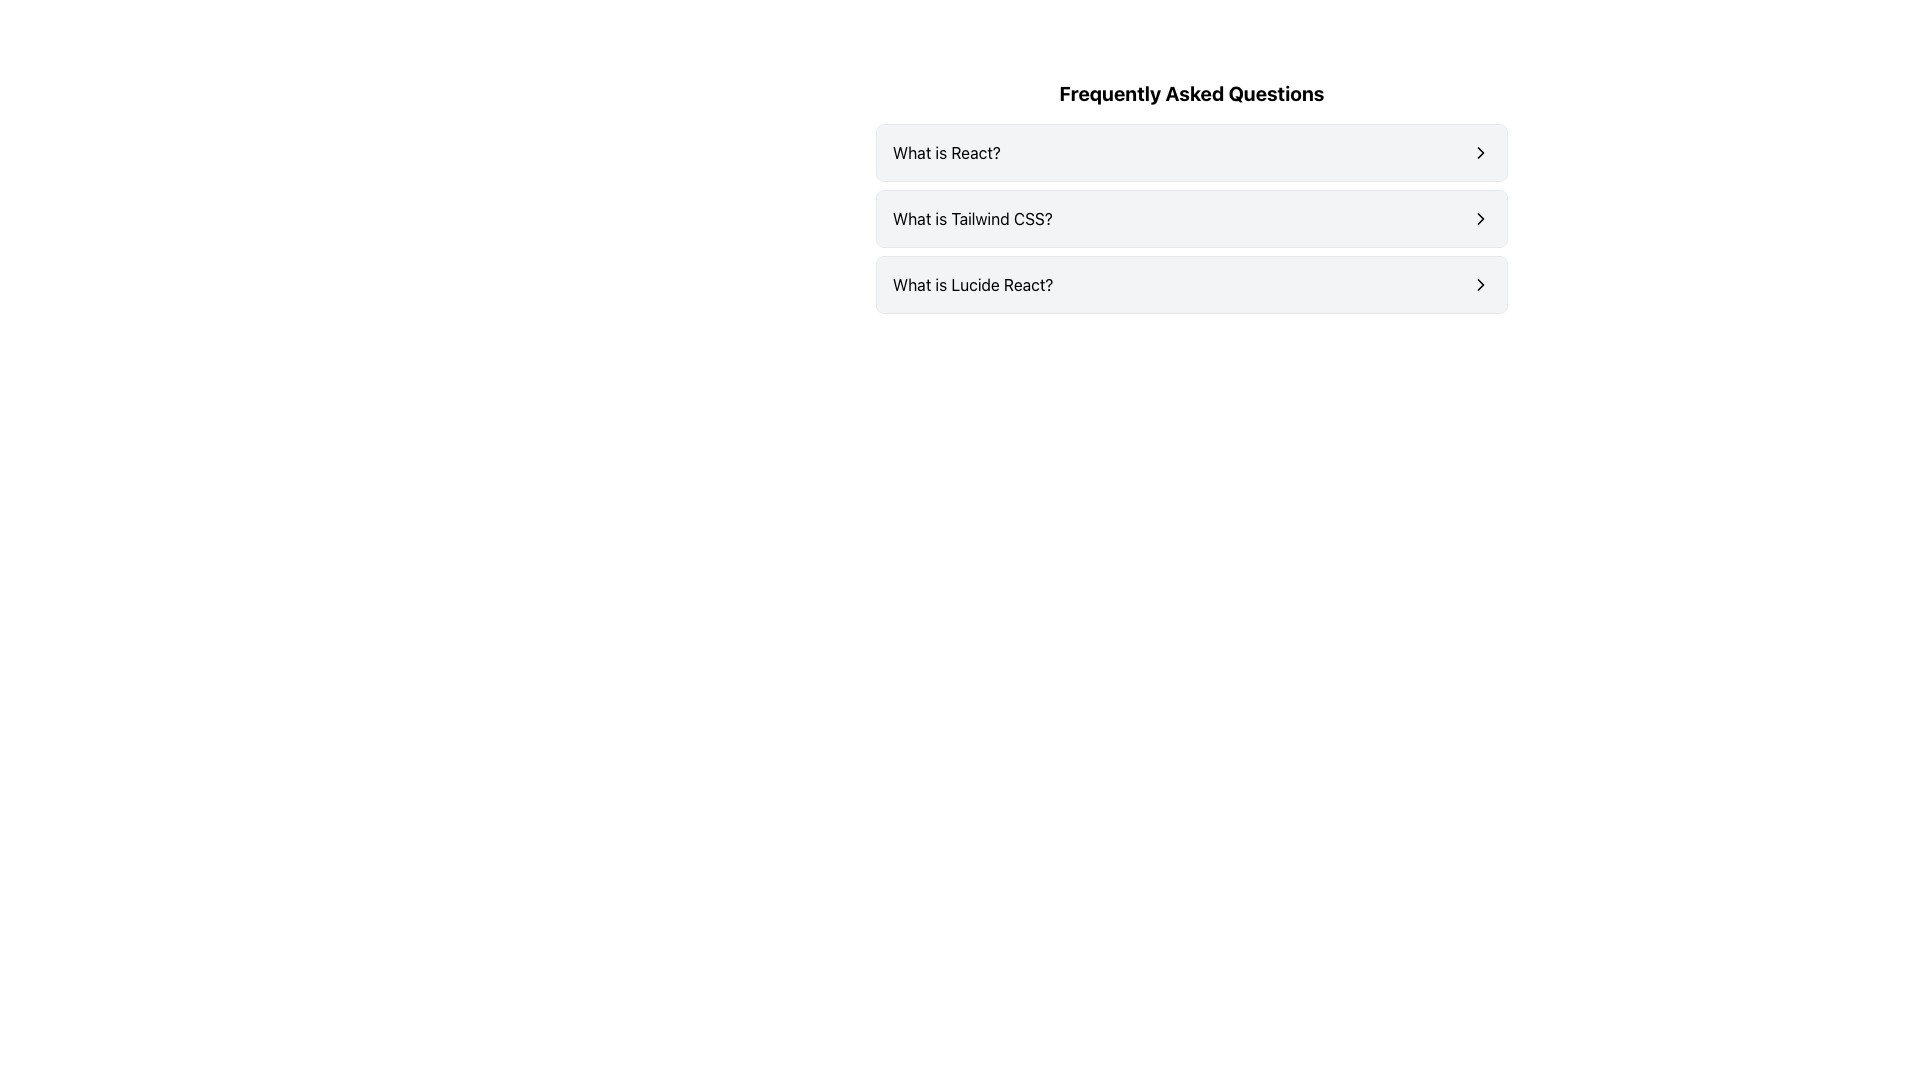 The width and height of the screenshot is (1920, 1080). What do you see at coordinates (1191, 285) in the screenshot?
I see `the interactive list item labeled 'What is Lucide React?'` at bounding box center [1191, 285].